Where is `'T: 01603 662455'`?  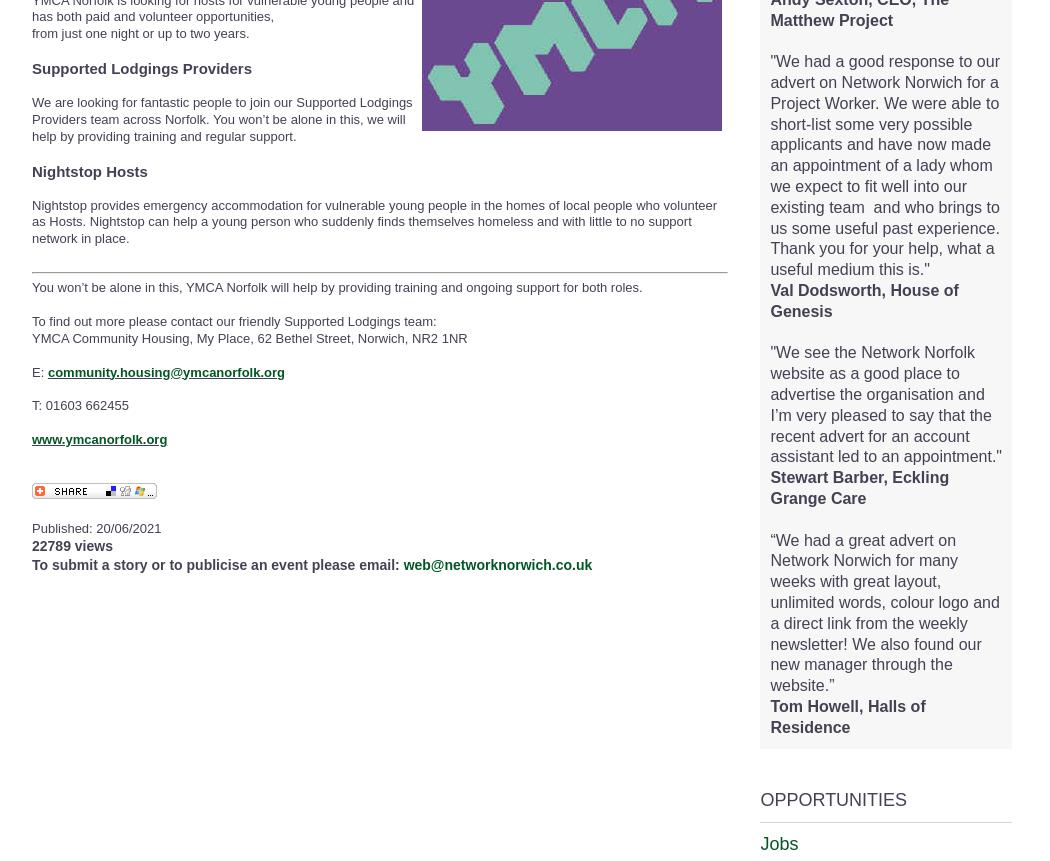
'T: 01603 662455' is located at coordinates (80, 405).